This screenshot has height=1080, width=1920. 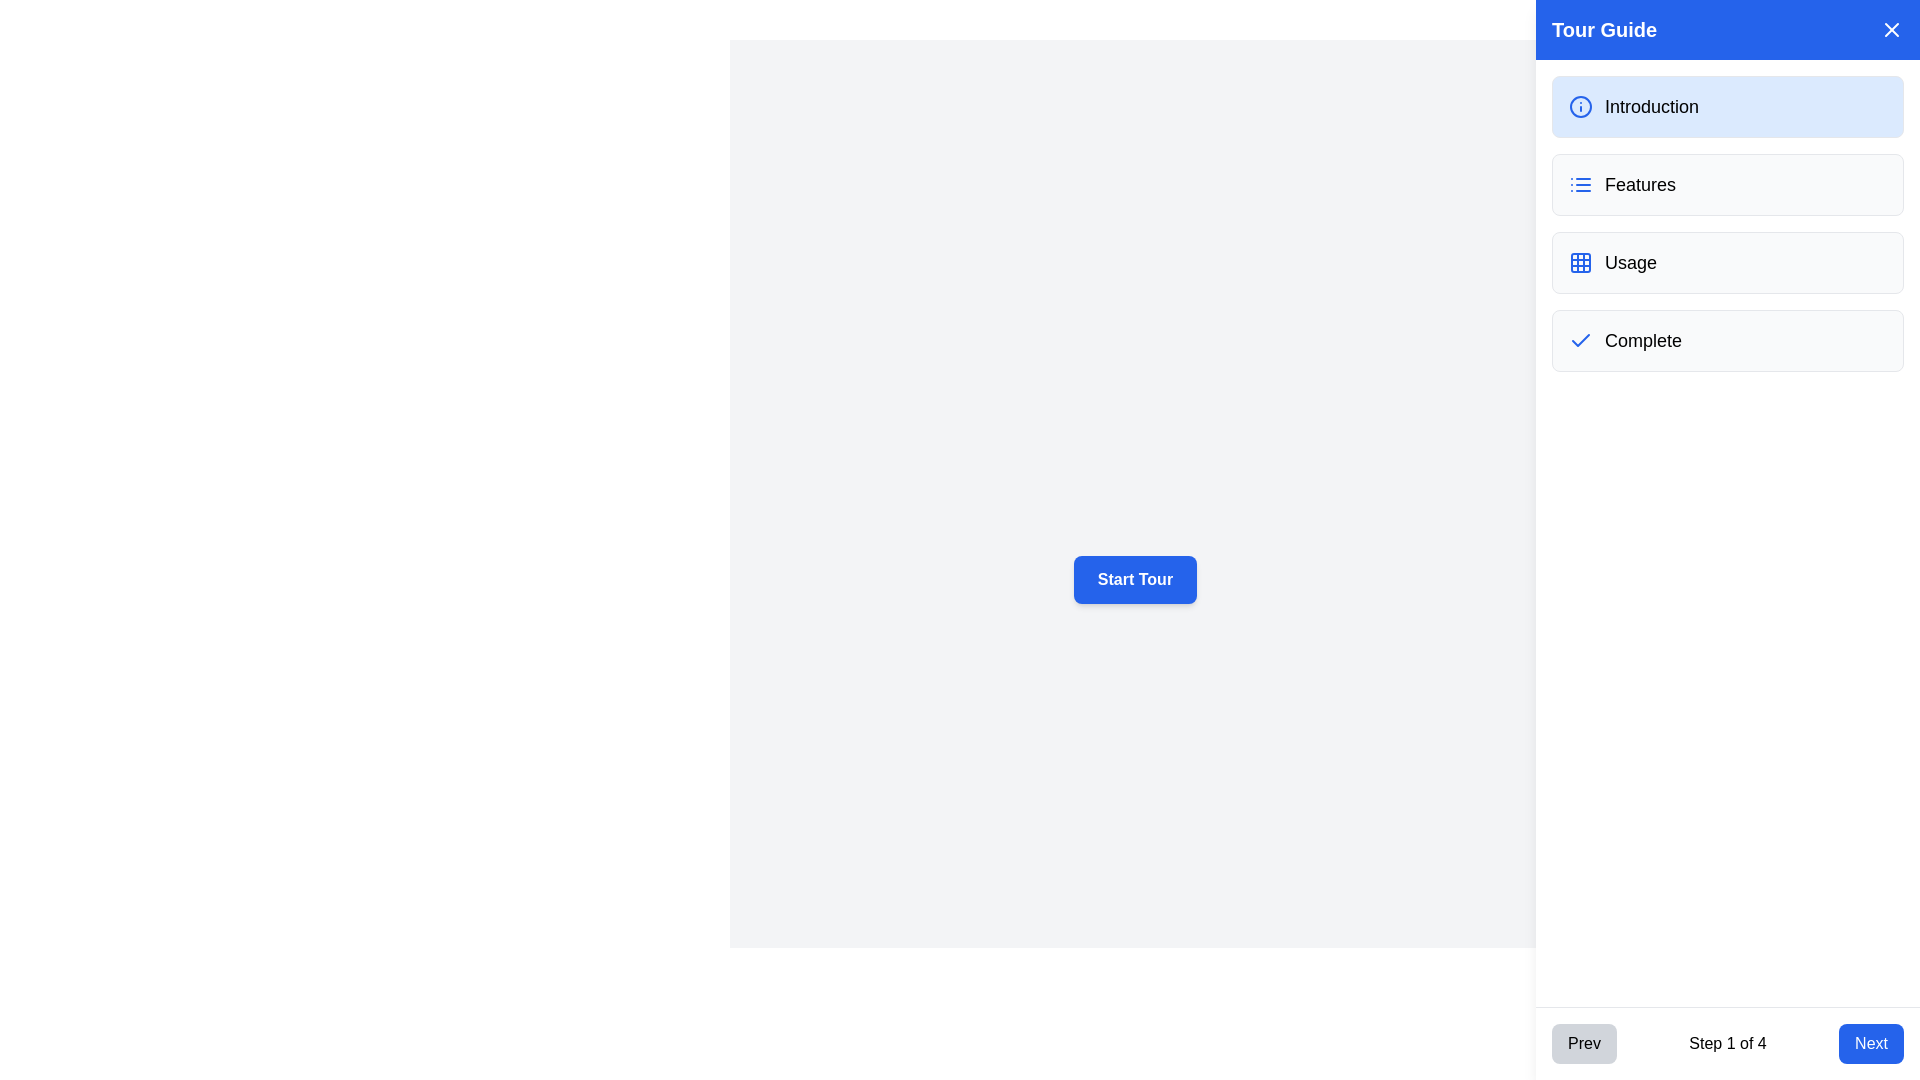 I want to click on the close (X) button with a blue background located in the top-right corner of the 'Tour Guide' section, so click(x=1890, y=30).